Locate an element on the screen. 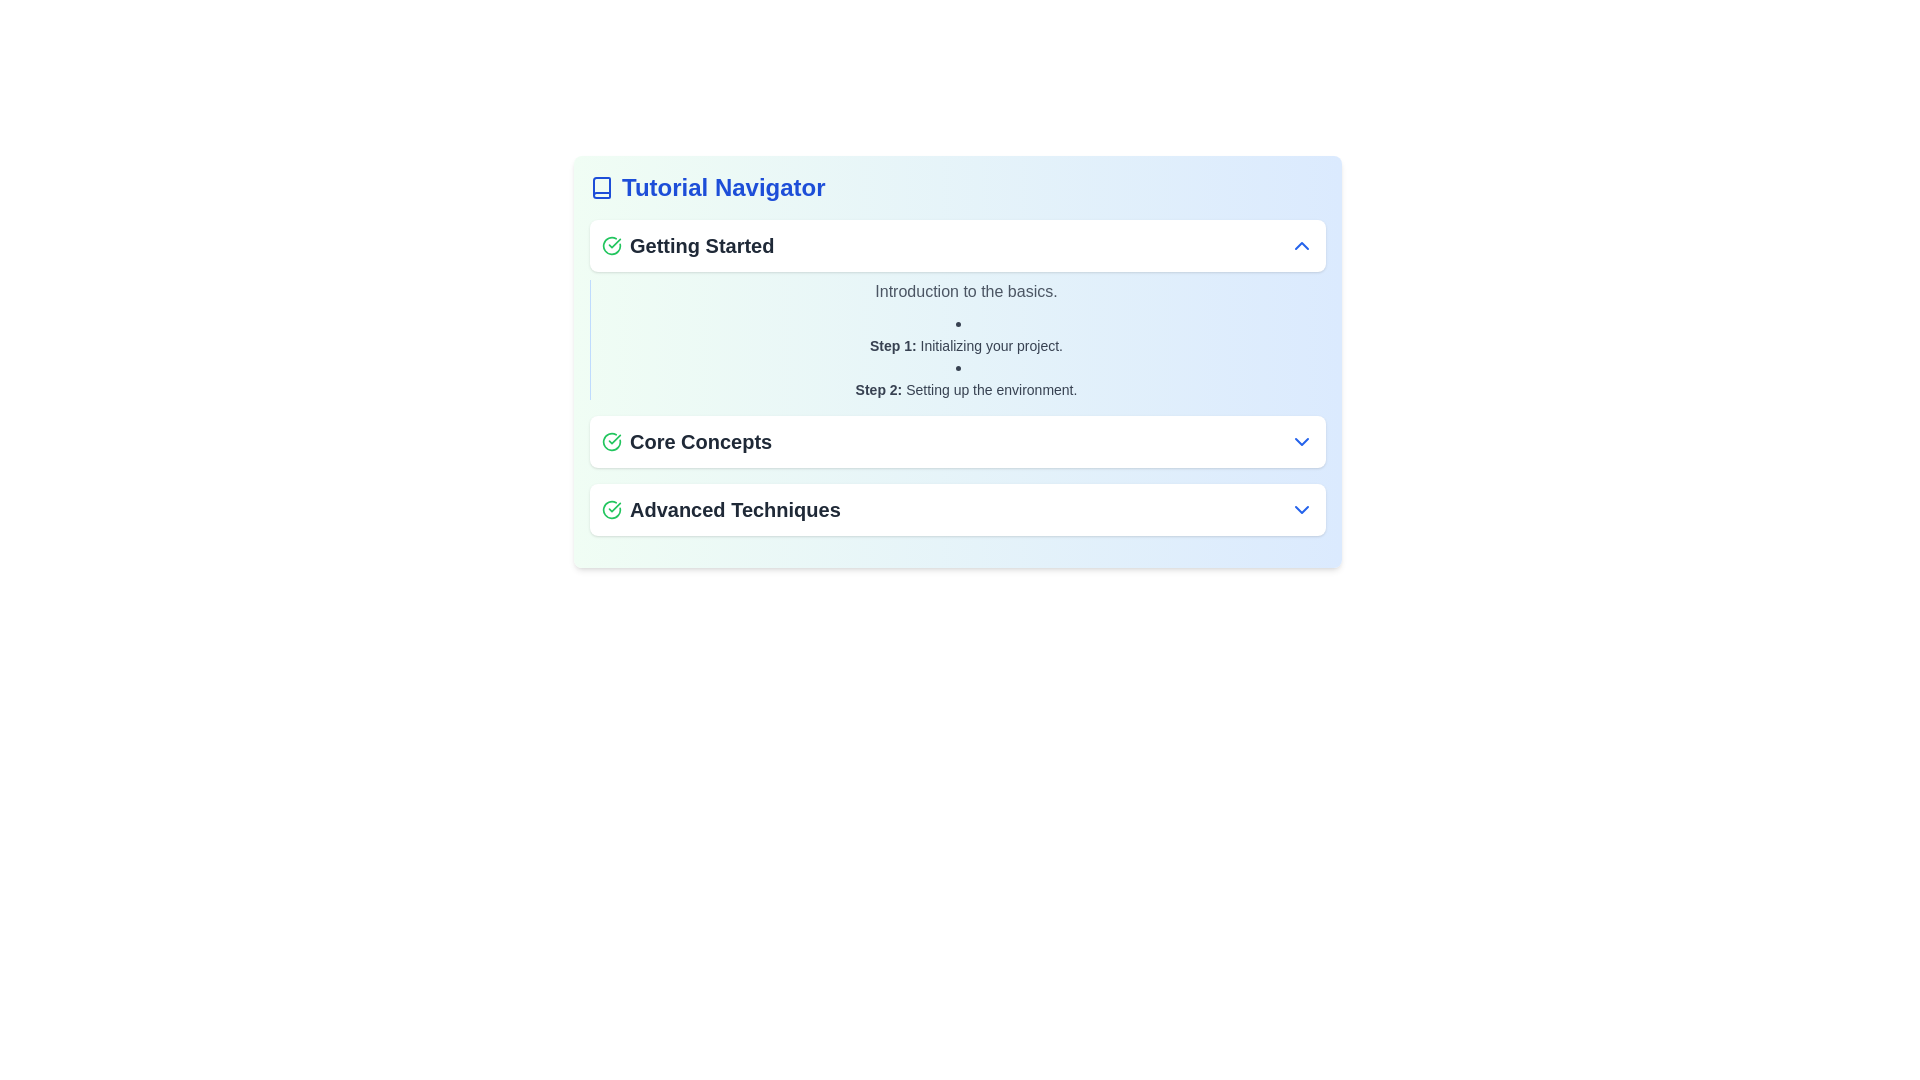  the bullet list containing 'Step 1: Initializing your project' and 'Step 2: Setting up the environment' in the 'Getting Started' section is located at coordinates (966, 354).